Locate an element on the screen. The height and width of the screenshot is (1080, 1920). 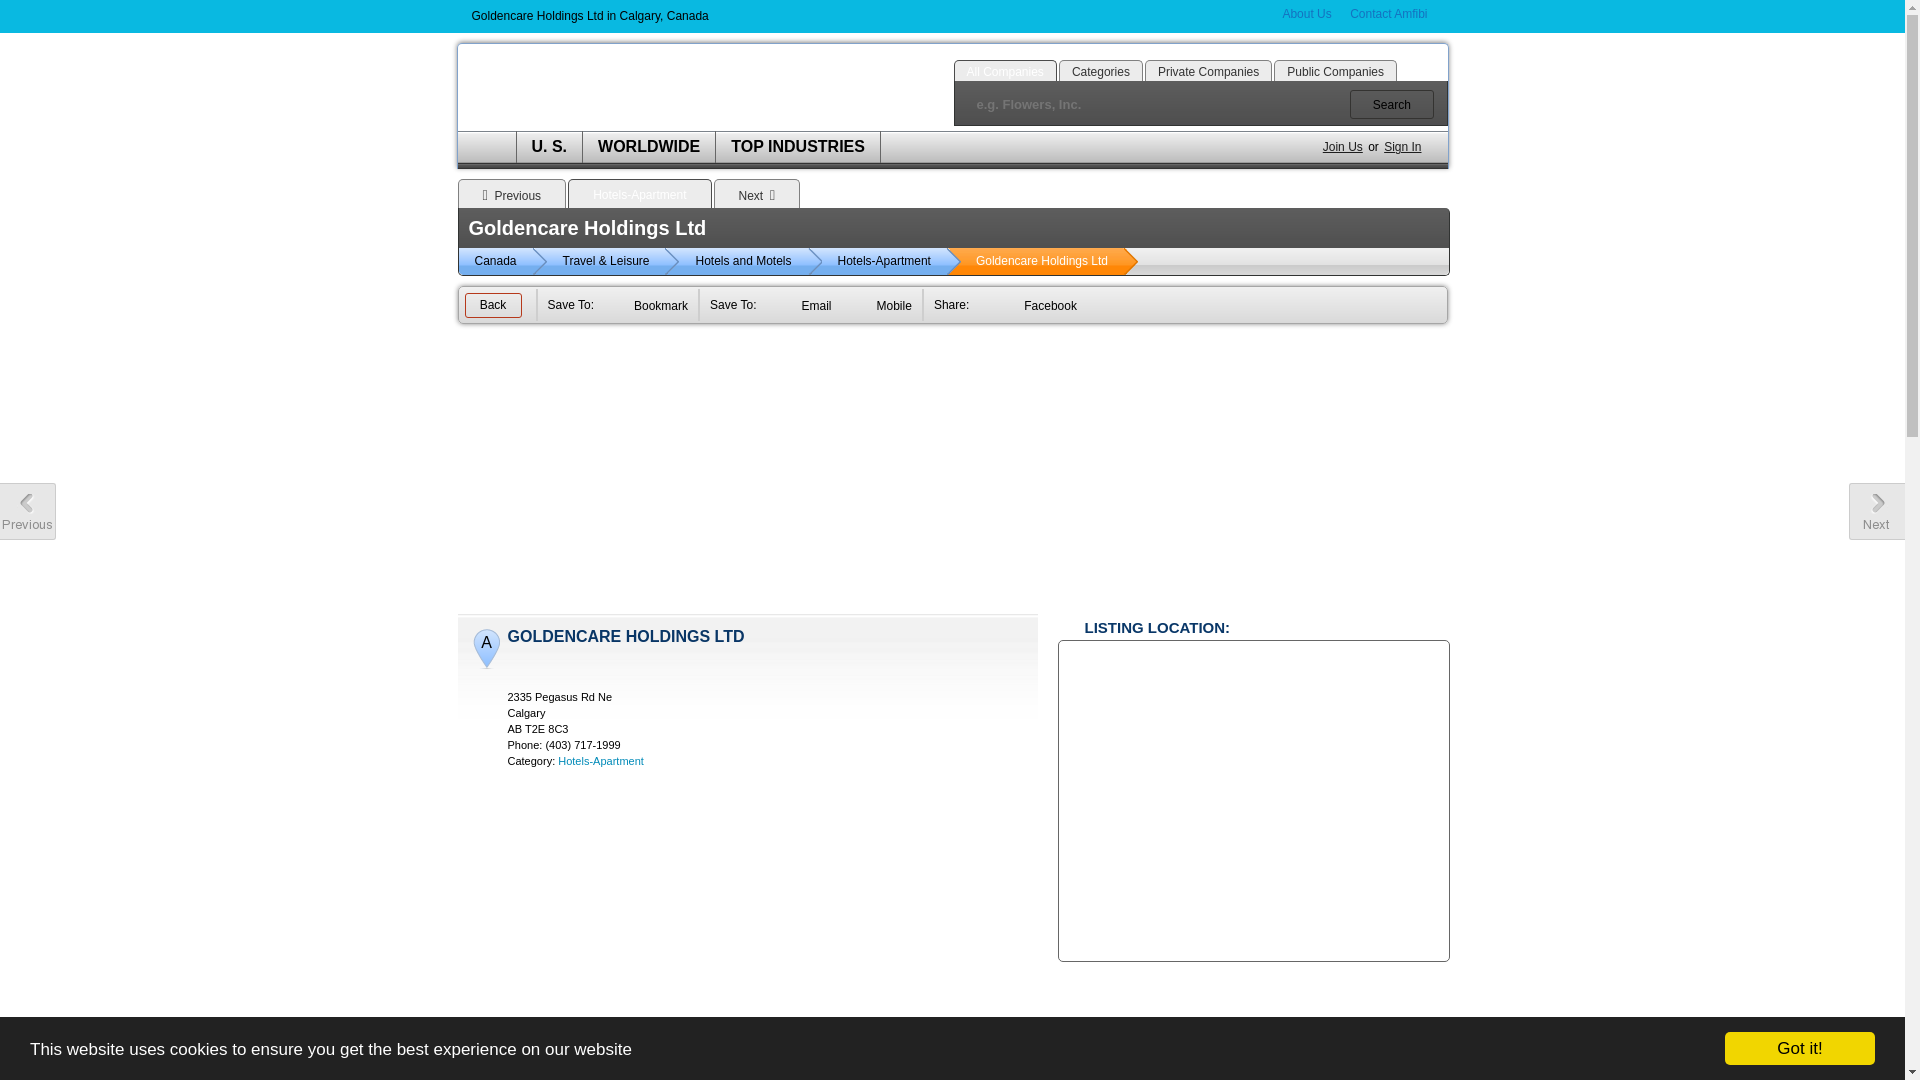
'Sign In' is located at coordinates (1401, 145).